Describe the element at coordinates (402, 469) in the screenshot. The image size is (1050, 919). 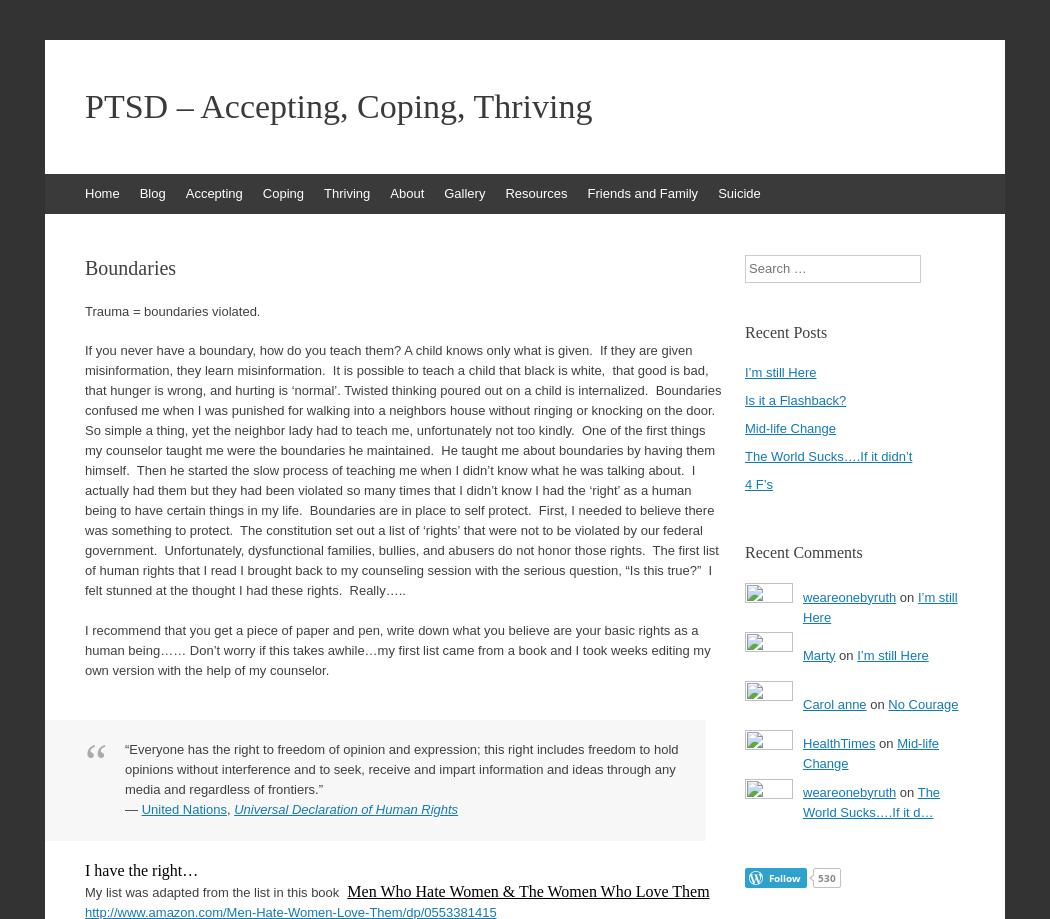
I see `'If you never have a boundary, how do you teach them? A child knows only what is given.  If they are given misinformation, they learn misinformation.  It is possible to teach a child that black is white,  that good is bad, that hunger is wrong, and hurting is ‘normal’. Twisted thinking poured out on a child is internalized.  Boundaries confused me when I was punished for walking into a neighbors house without ringing or knocking on the door.  So simple a thing, yet the neighbor lady had to teach me, unfortunately not too kindly.  One of the first things my counselor taught me were the boundaries he maintained.  He taught me about boundaries by having them himself.  Then he started the slow process of teaching me when I didn’t know what he was talking about.  I actually had them but they had been violated so many times that I didn’t know I had the ‘right’ as a human being to have certain things in my life.  Boundaries are in place to self protect.  First, I needed to believe there was something to protect.  The constitution set out a list of ‘rights’ that were not to be violated by our federal government.  Unfortunately, dysfunctional families, bullies, and abusers do not honor those rights.  The first list of human rights that I read I brought back to my counseling session with the serious question, “Is this true?”  I felt stunned at the thought I had these rights.  Really…..'` at that location.